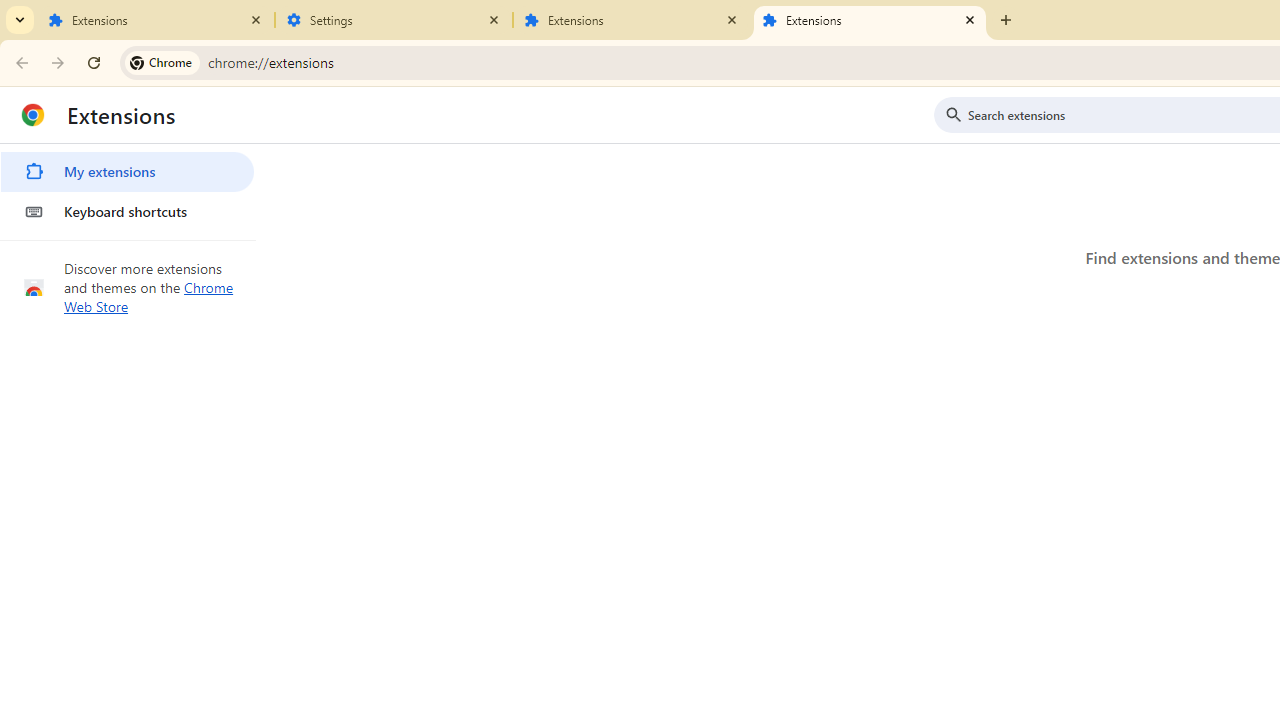 This screenshot has height=720, width=1280. Describe the element at coordinates (126, 212) in the screenshot. I see `'Keyboard shortcuts'` at that location.